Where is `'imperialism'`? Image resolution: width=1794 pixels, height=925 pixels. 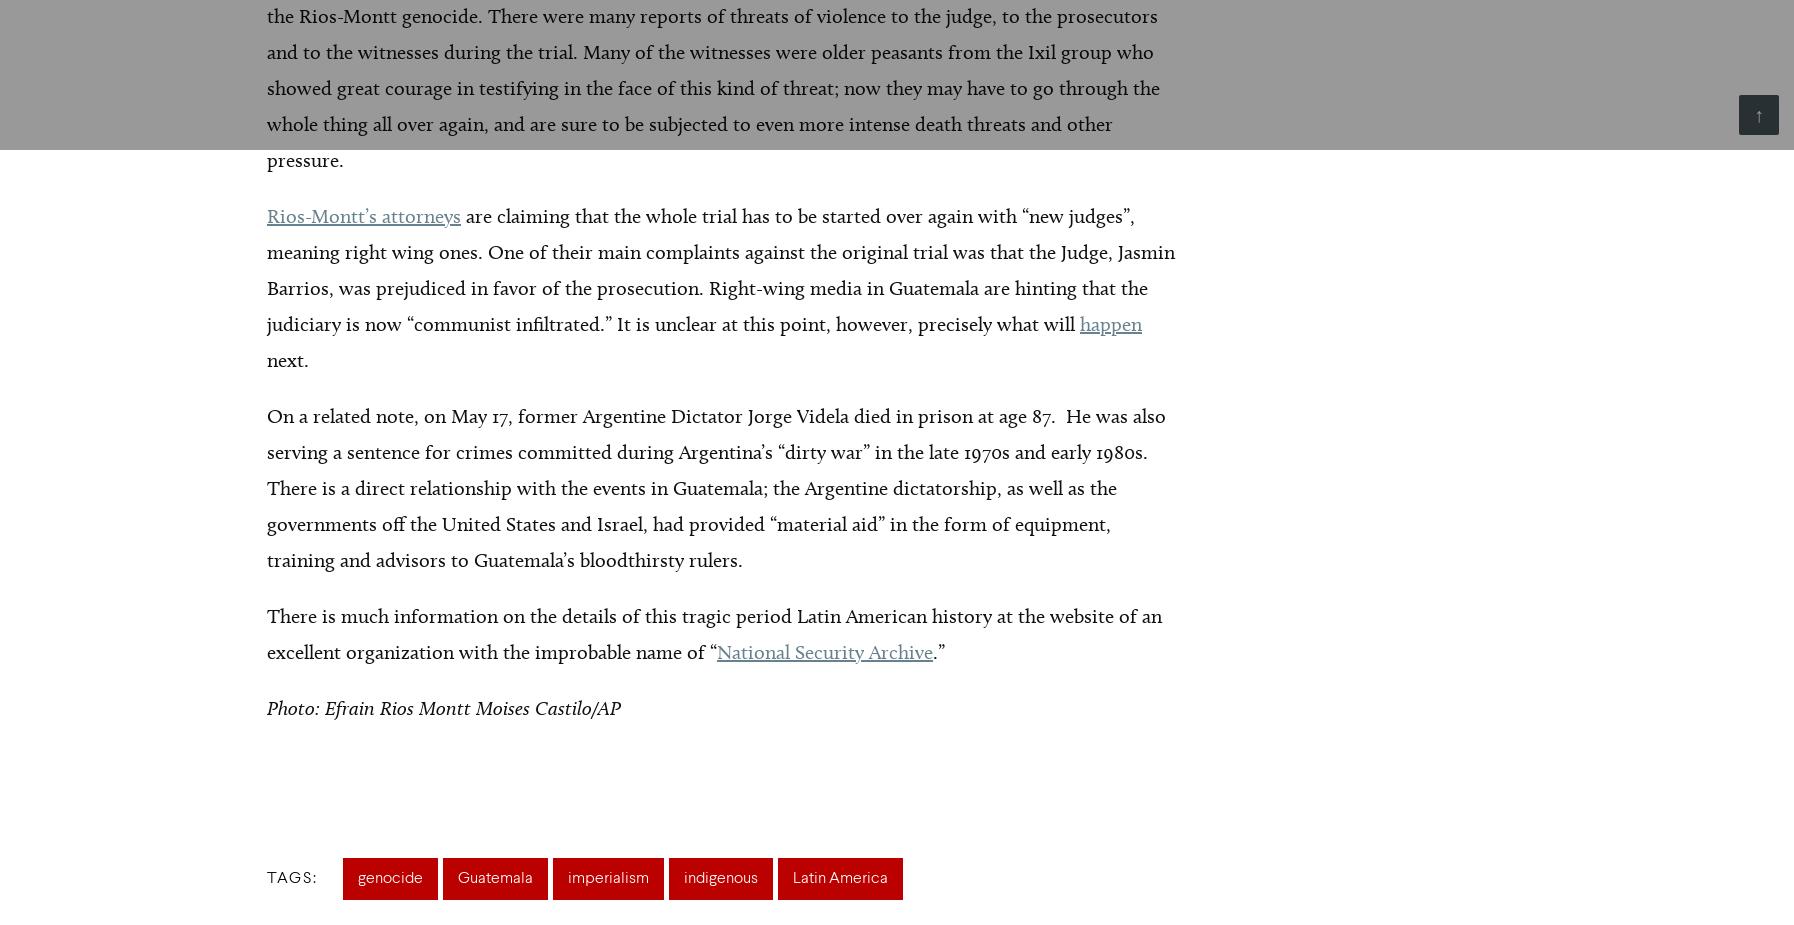 'imperialism' is located at coordinates (608, 879).